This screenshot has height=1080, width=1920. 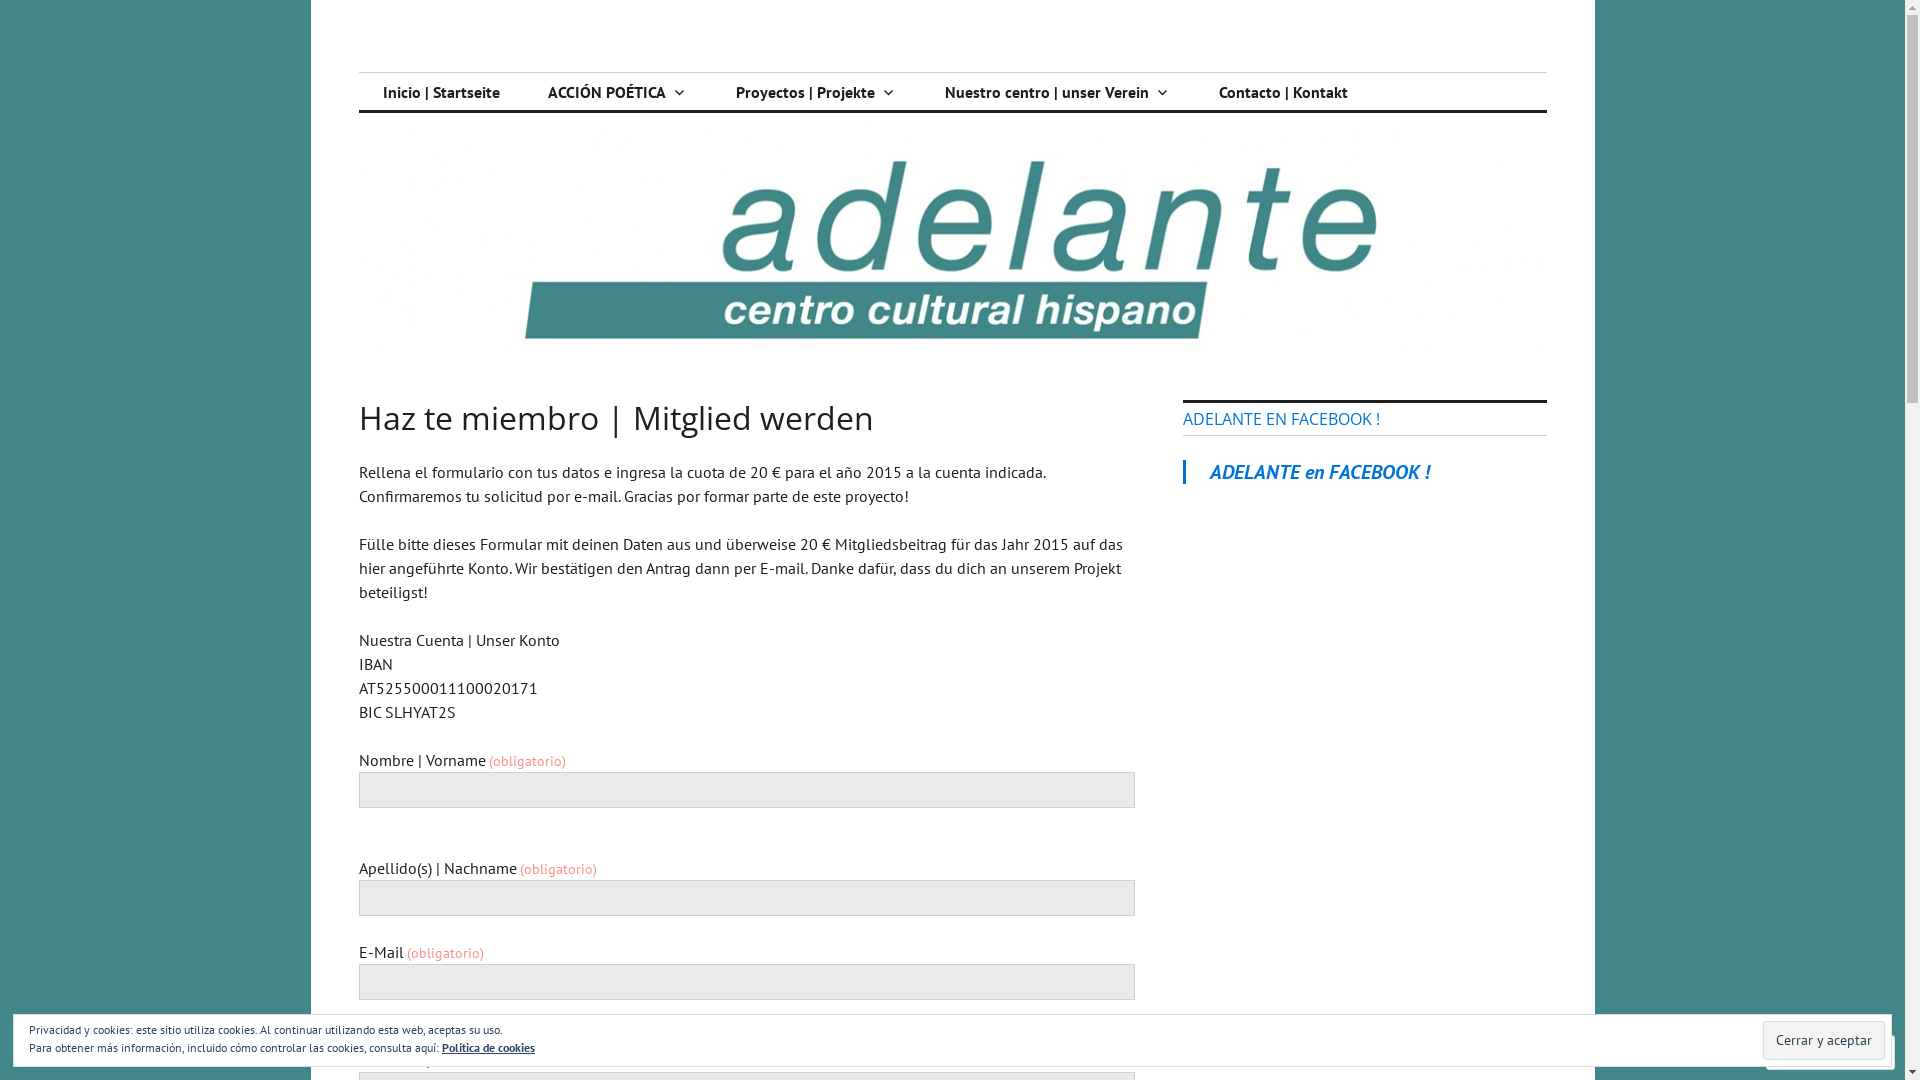 I want to click on 'Seguir', so click(x=1812, y=1051).